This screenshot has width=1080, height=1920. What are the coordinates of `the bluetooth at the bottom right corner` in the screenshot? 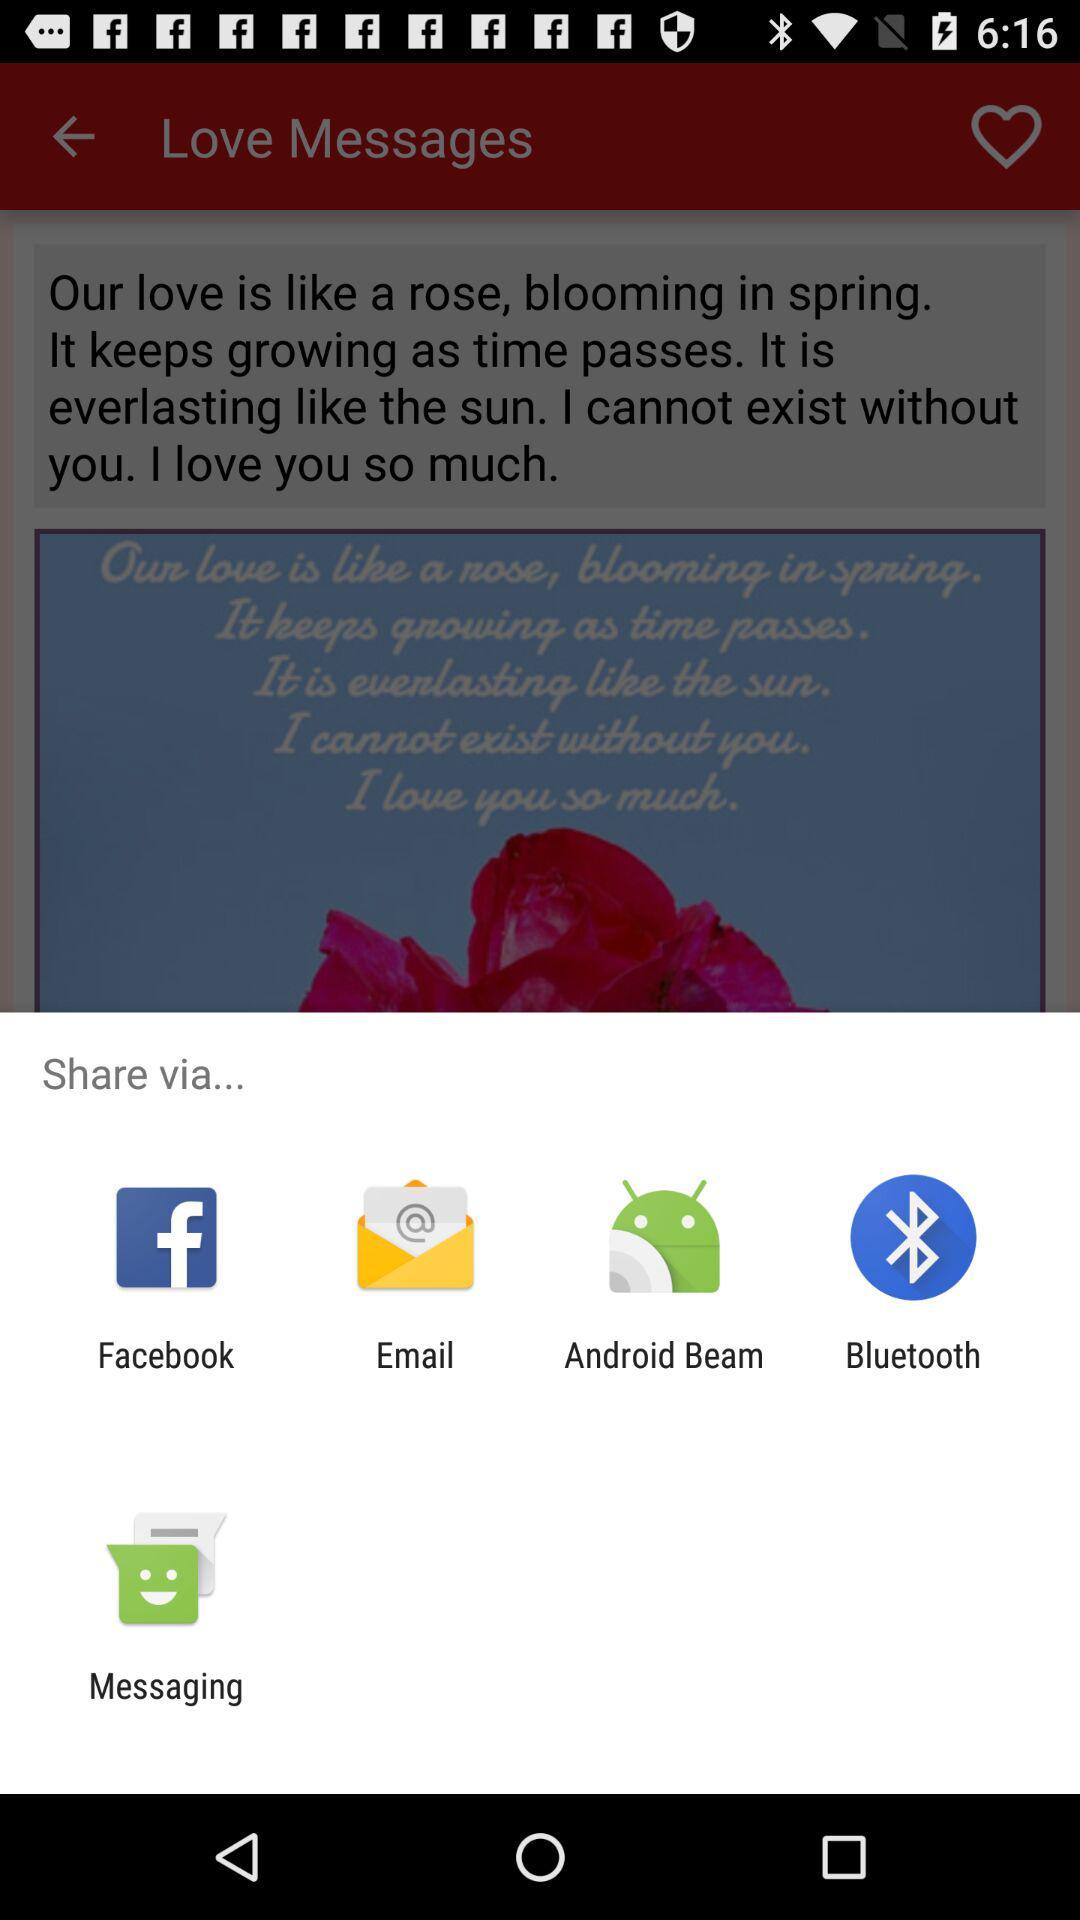 It's located at (913, 1374).